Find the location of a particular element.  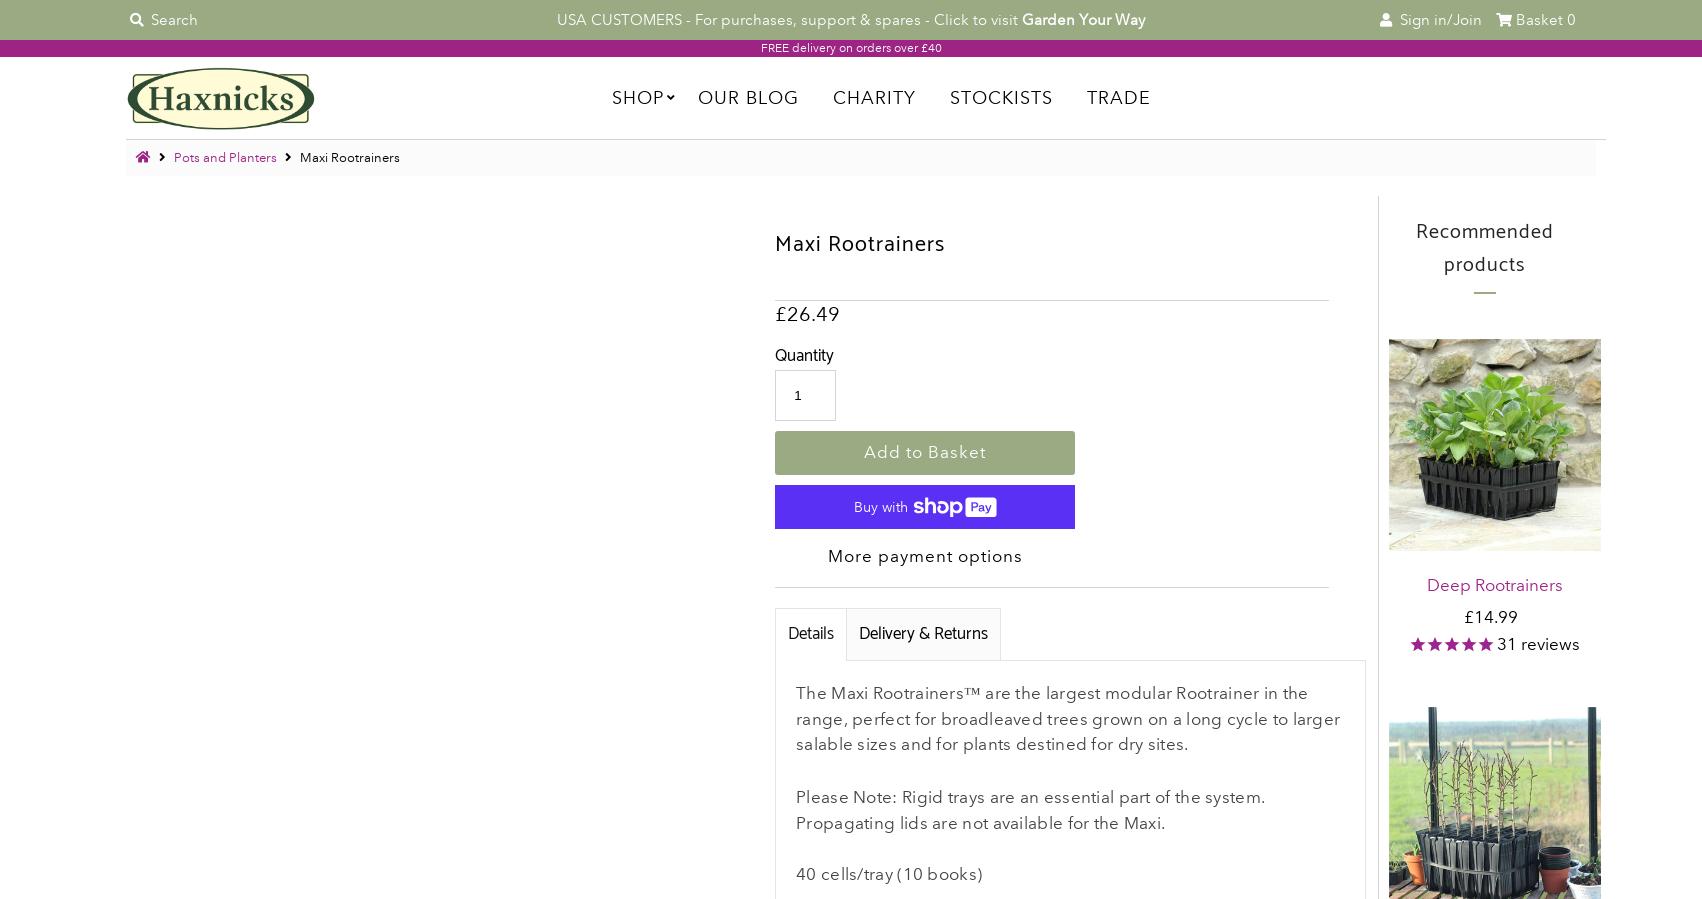

'Buy with' is located at coordinates (853, 507).